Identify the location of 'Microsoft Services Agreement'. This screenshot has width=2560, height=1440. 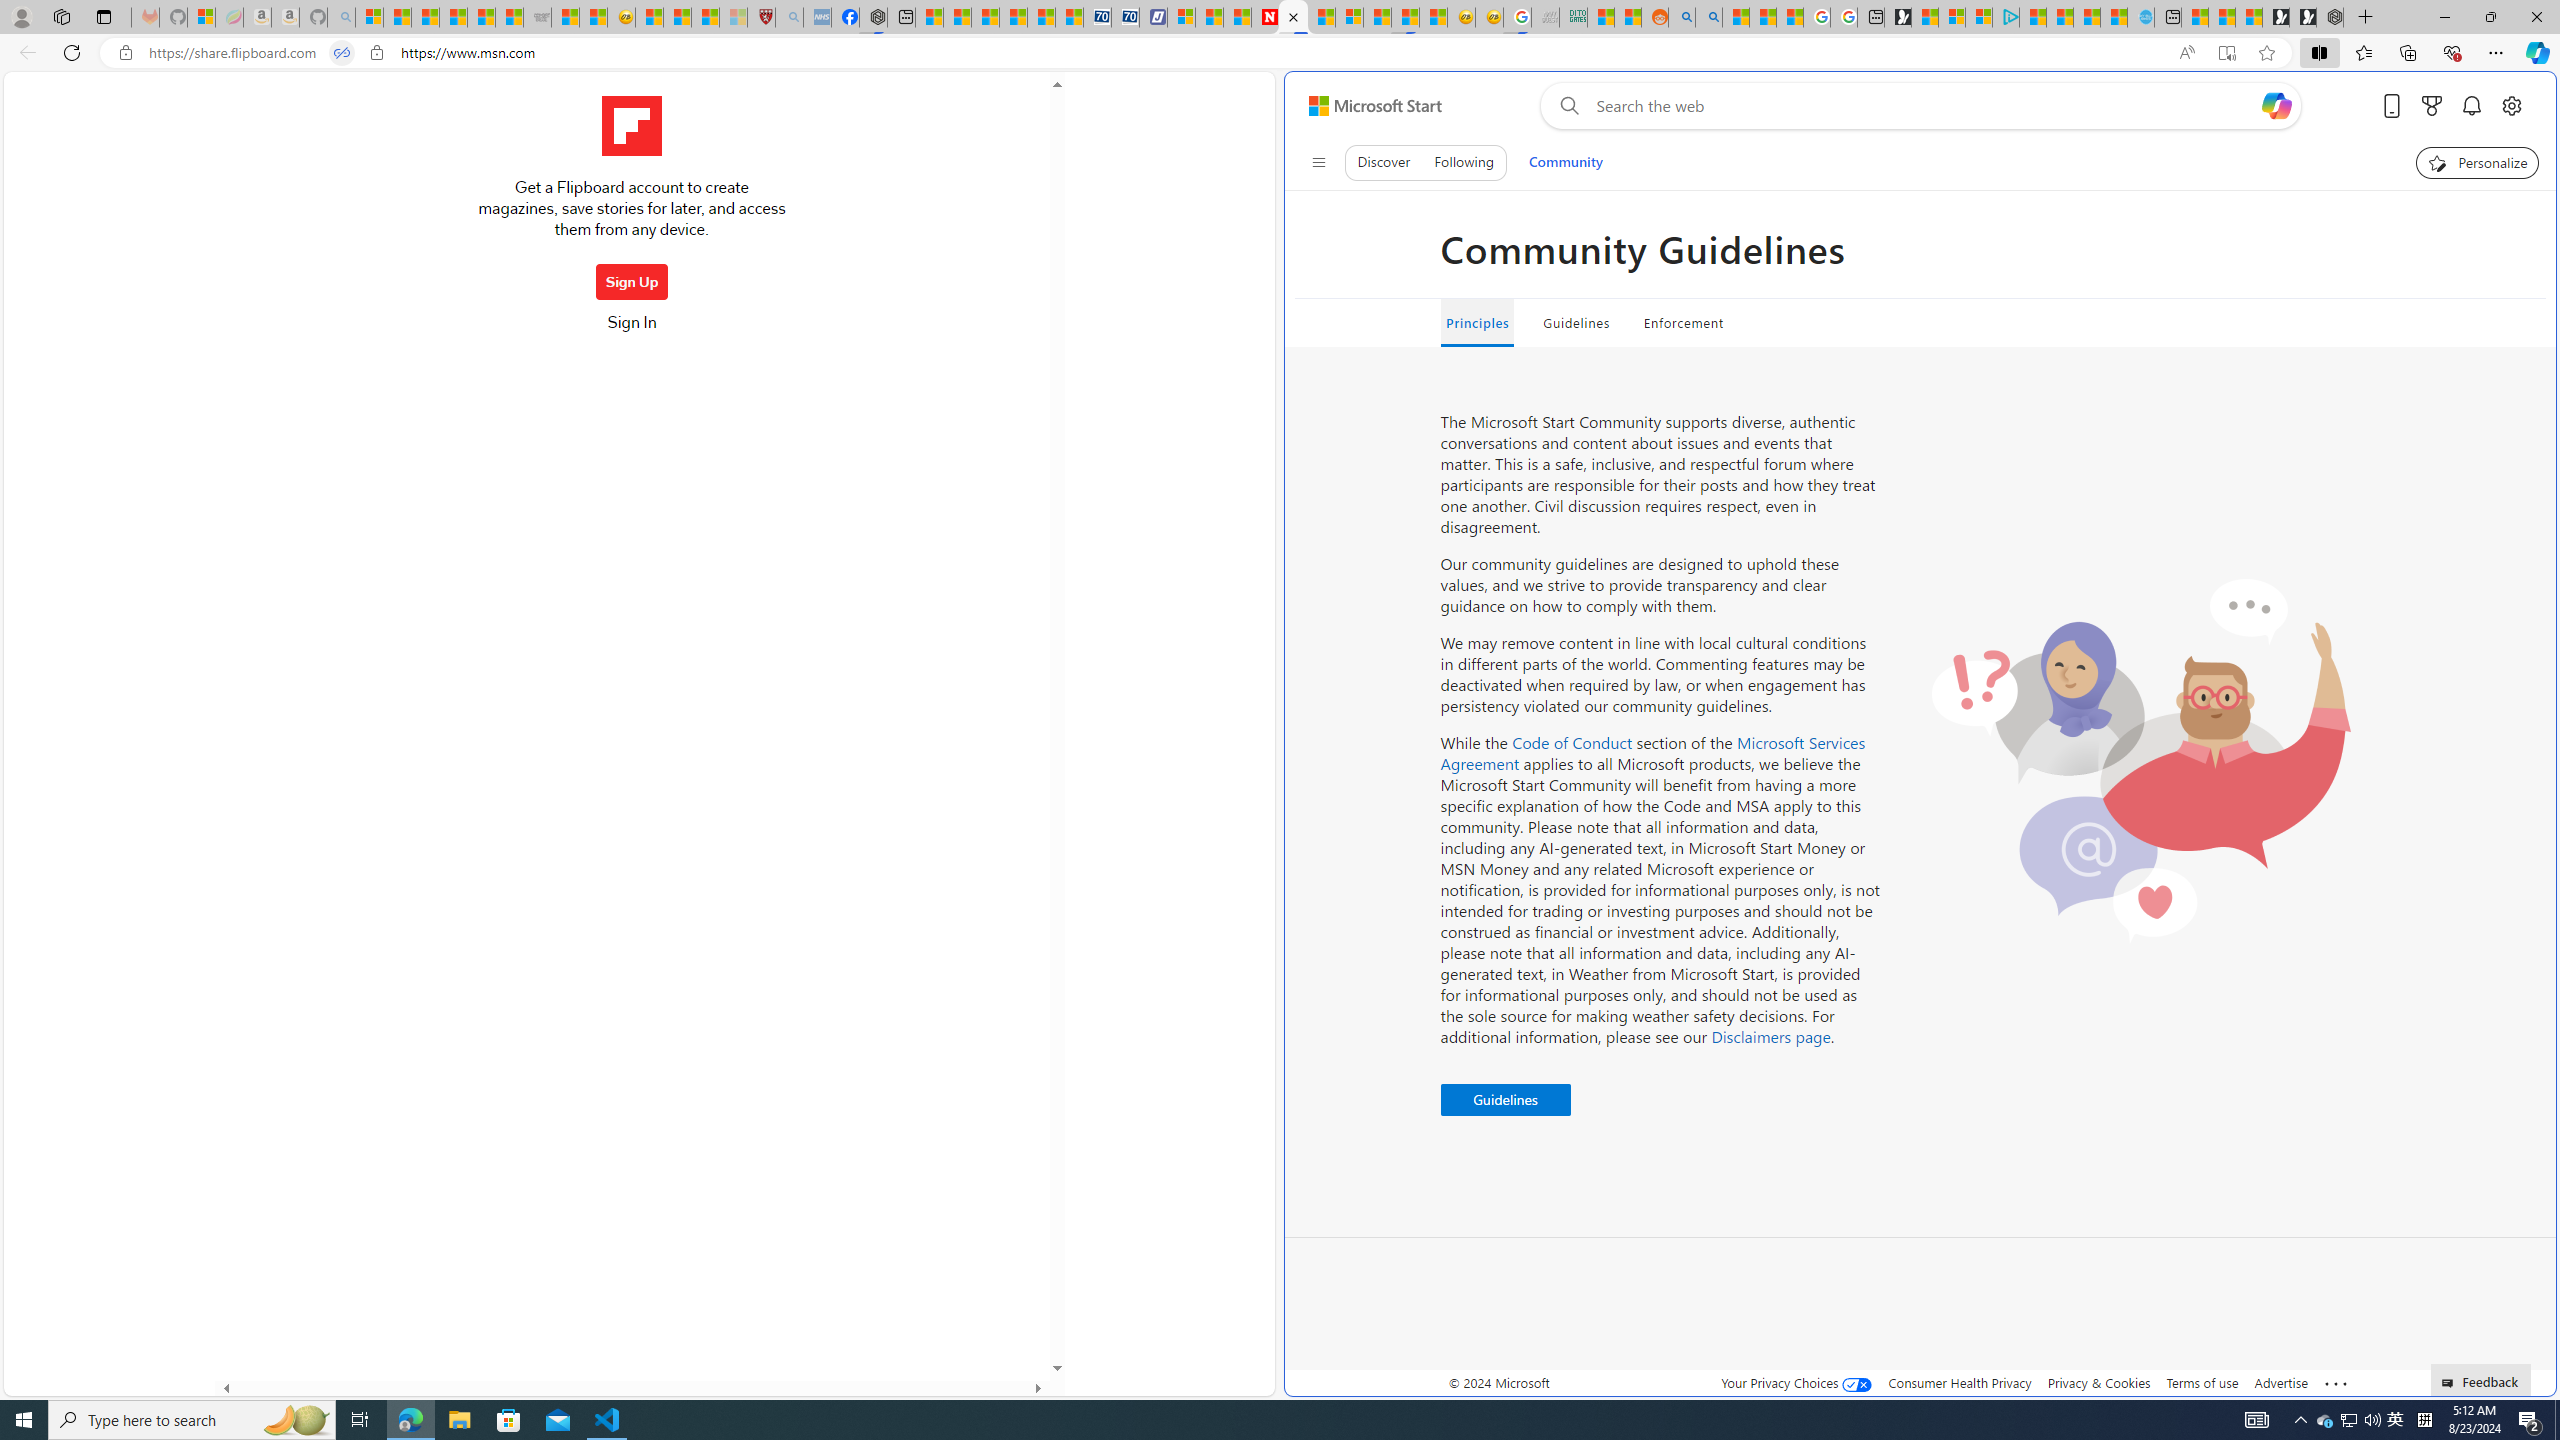
(1651, 752).